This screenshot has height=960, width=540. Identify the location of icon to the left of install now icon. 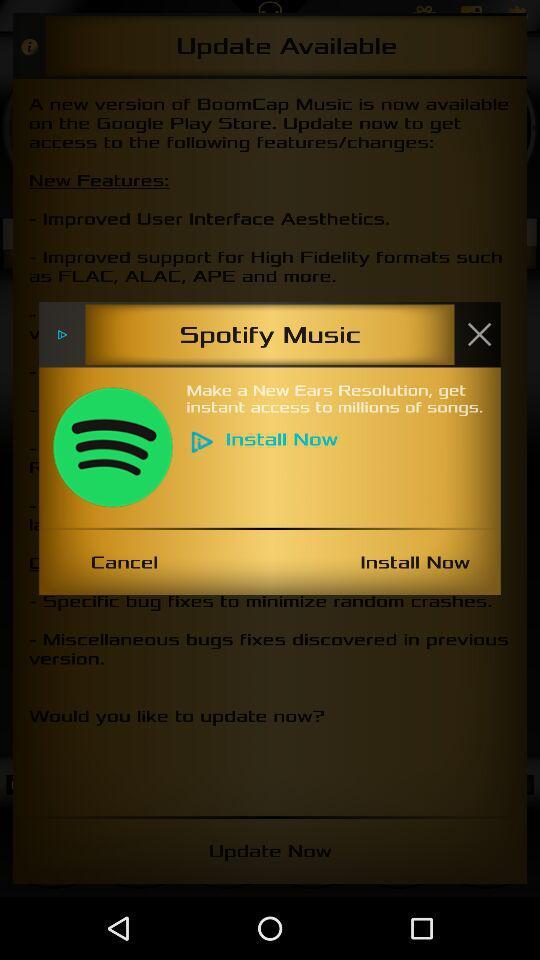
(124, 562).